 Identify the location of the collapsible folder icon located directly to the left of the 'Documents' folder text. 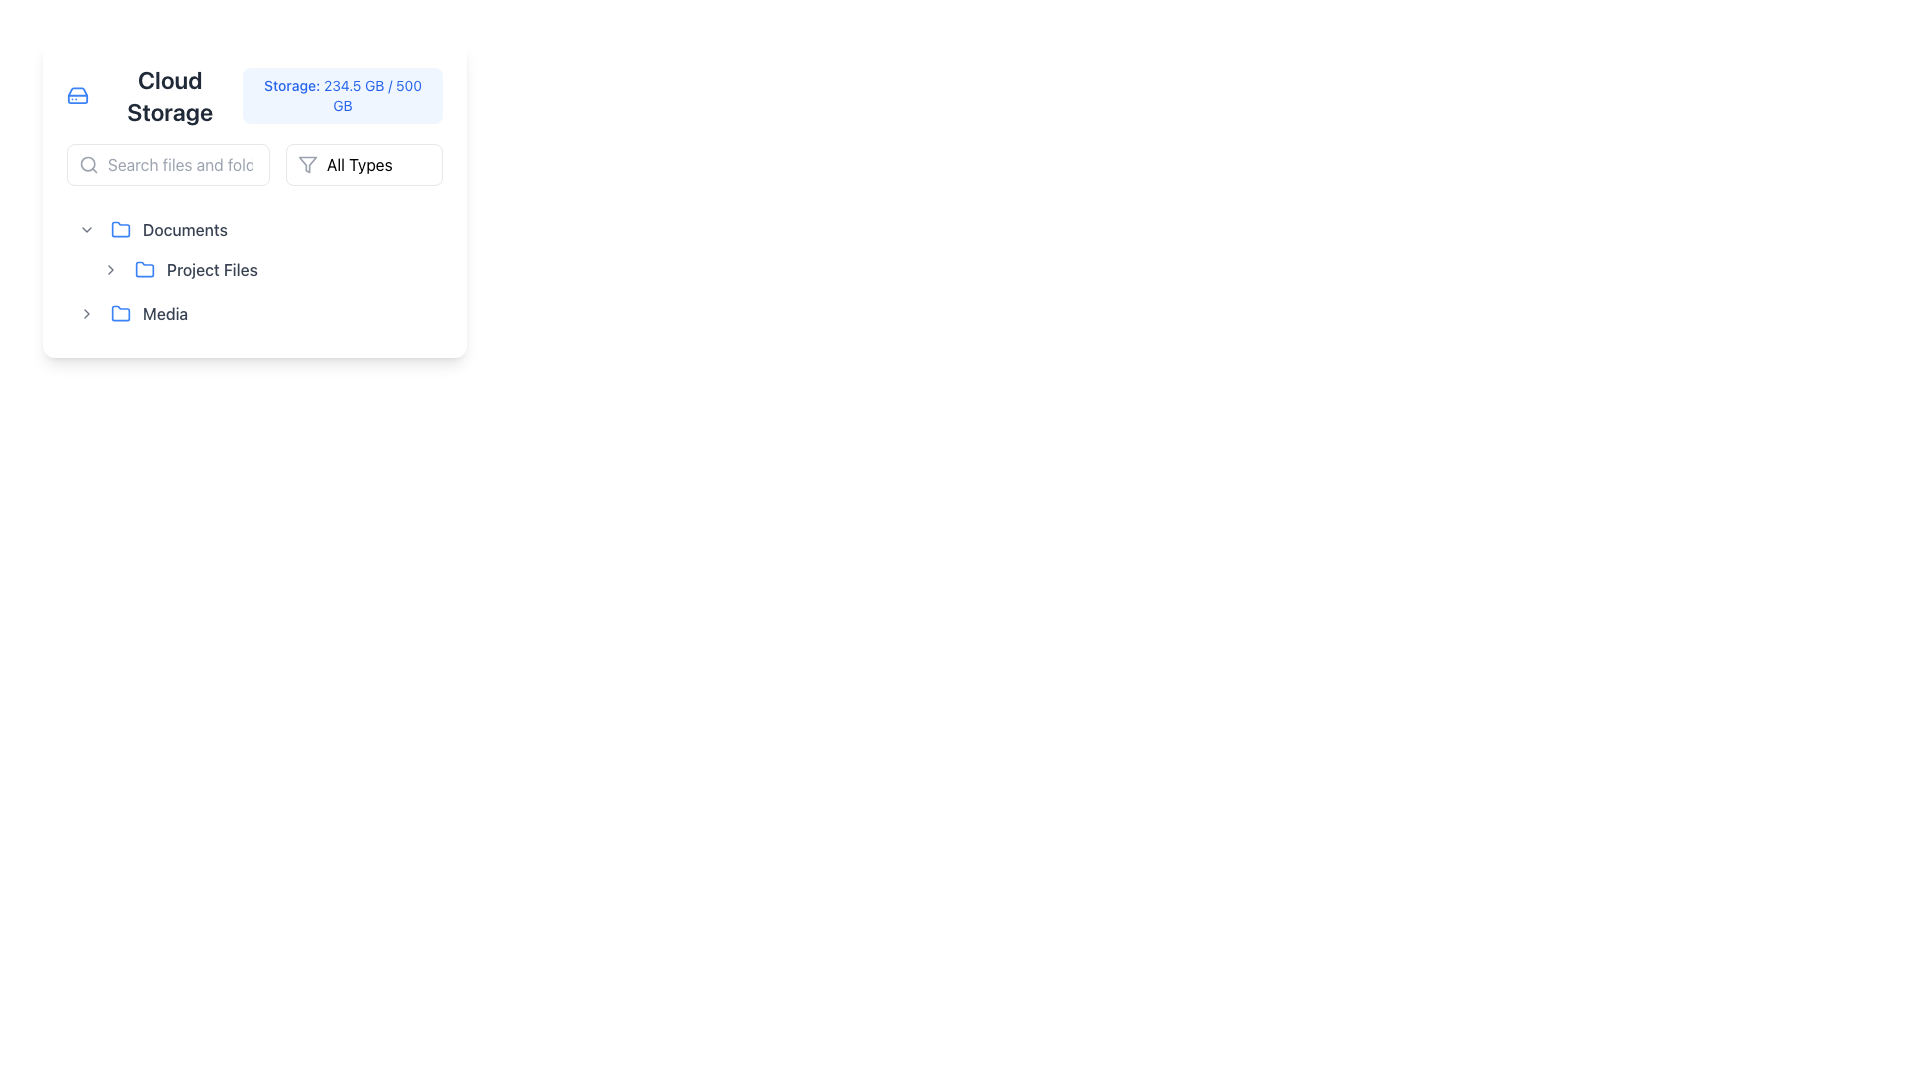
(85, 229).